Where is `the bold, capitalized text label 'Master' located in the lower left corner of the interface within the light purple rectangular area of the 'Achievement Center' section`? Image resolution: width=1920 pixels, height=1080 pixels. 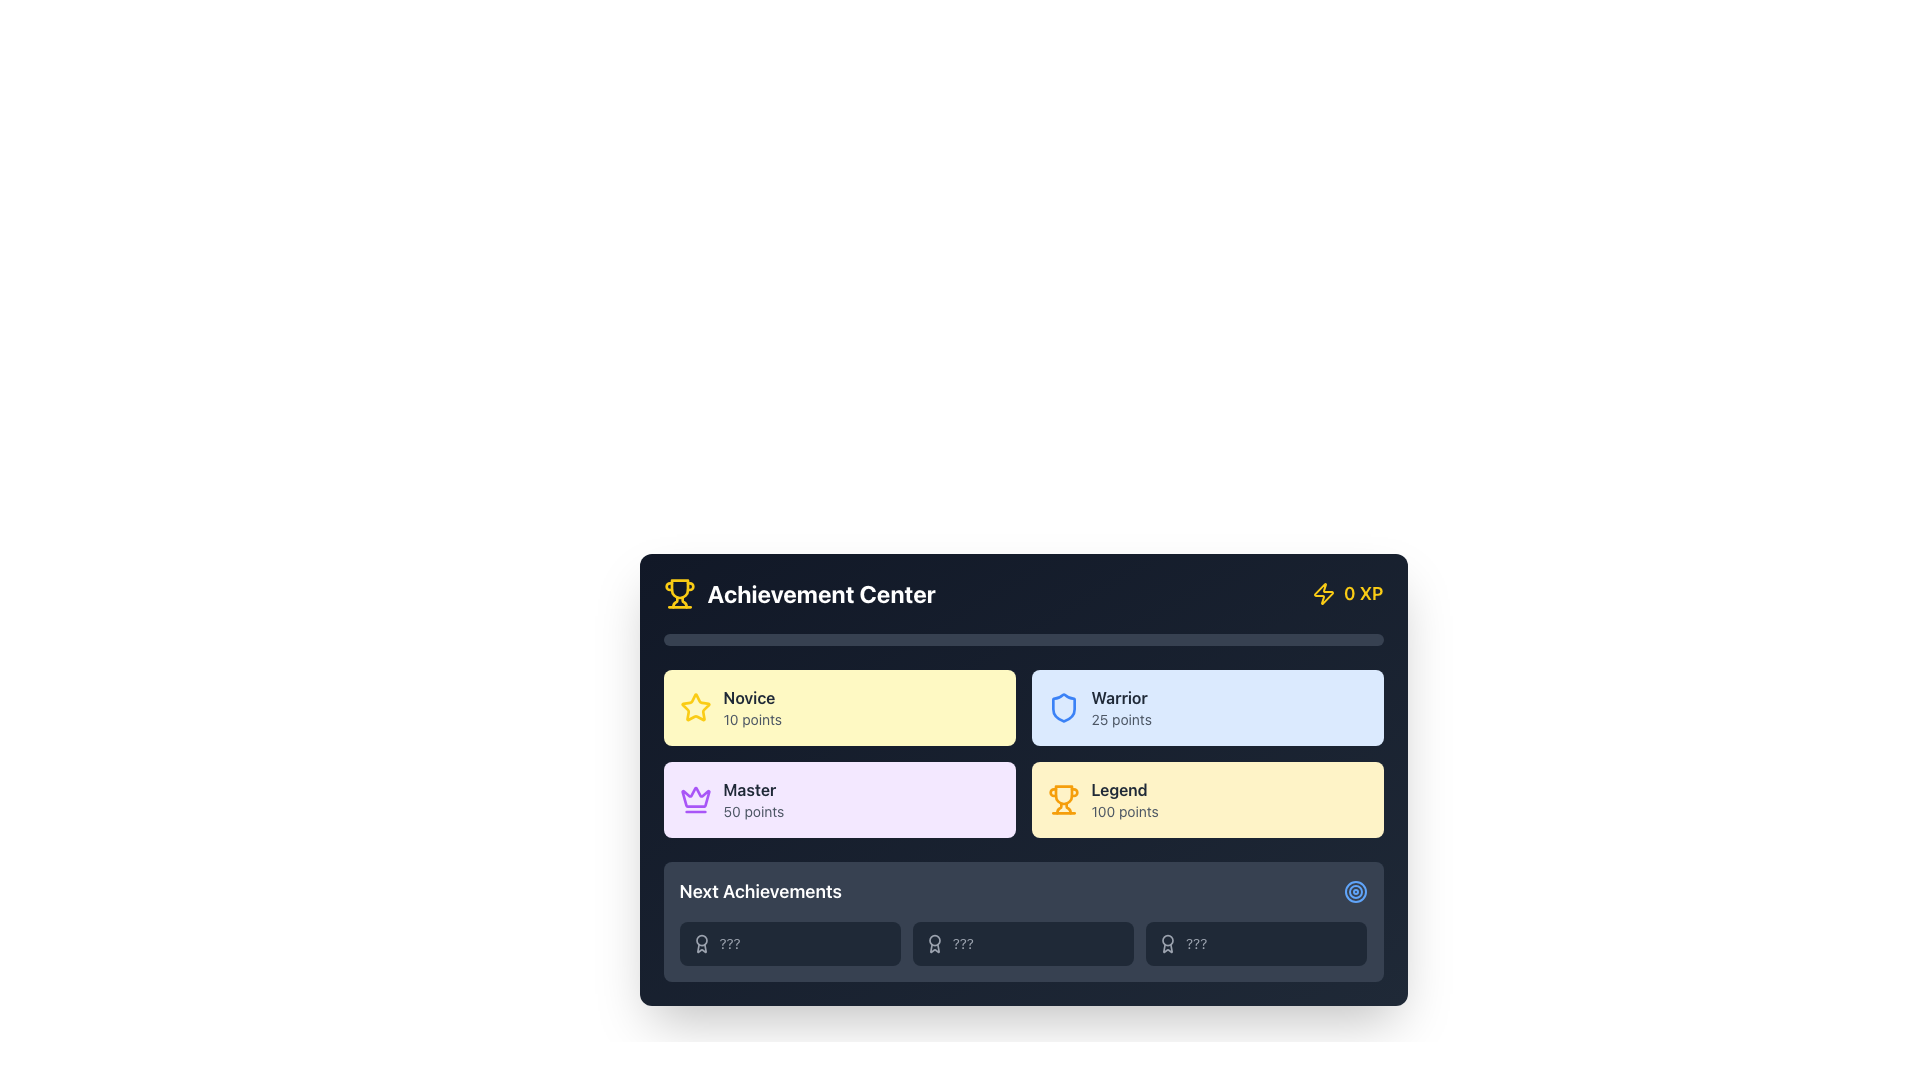
the bold, capitalized text label 'Master' located in the lower left corner of the interface within the light purple rectangular area of the 'Achievement Center' section is located at coordinates (752, 789).